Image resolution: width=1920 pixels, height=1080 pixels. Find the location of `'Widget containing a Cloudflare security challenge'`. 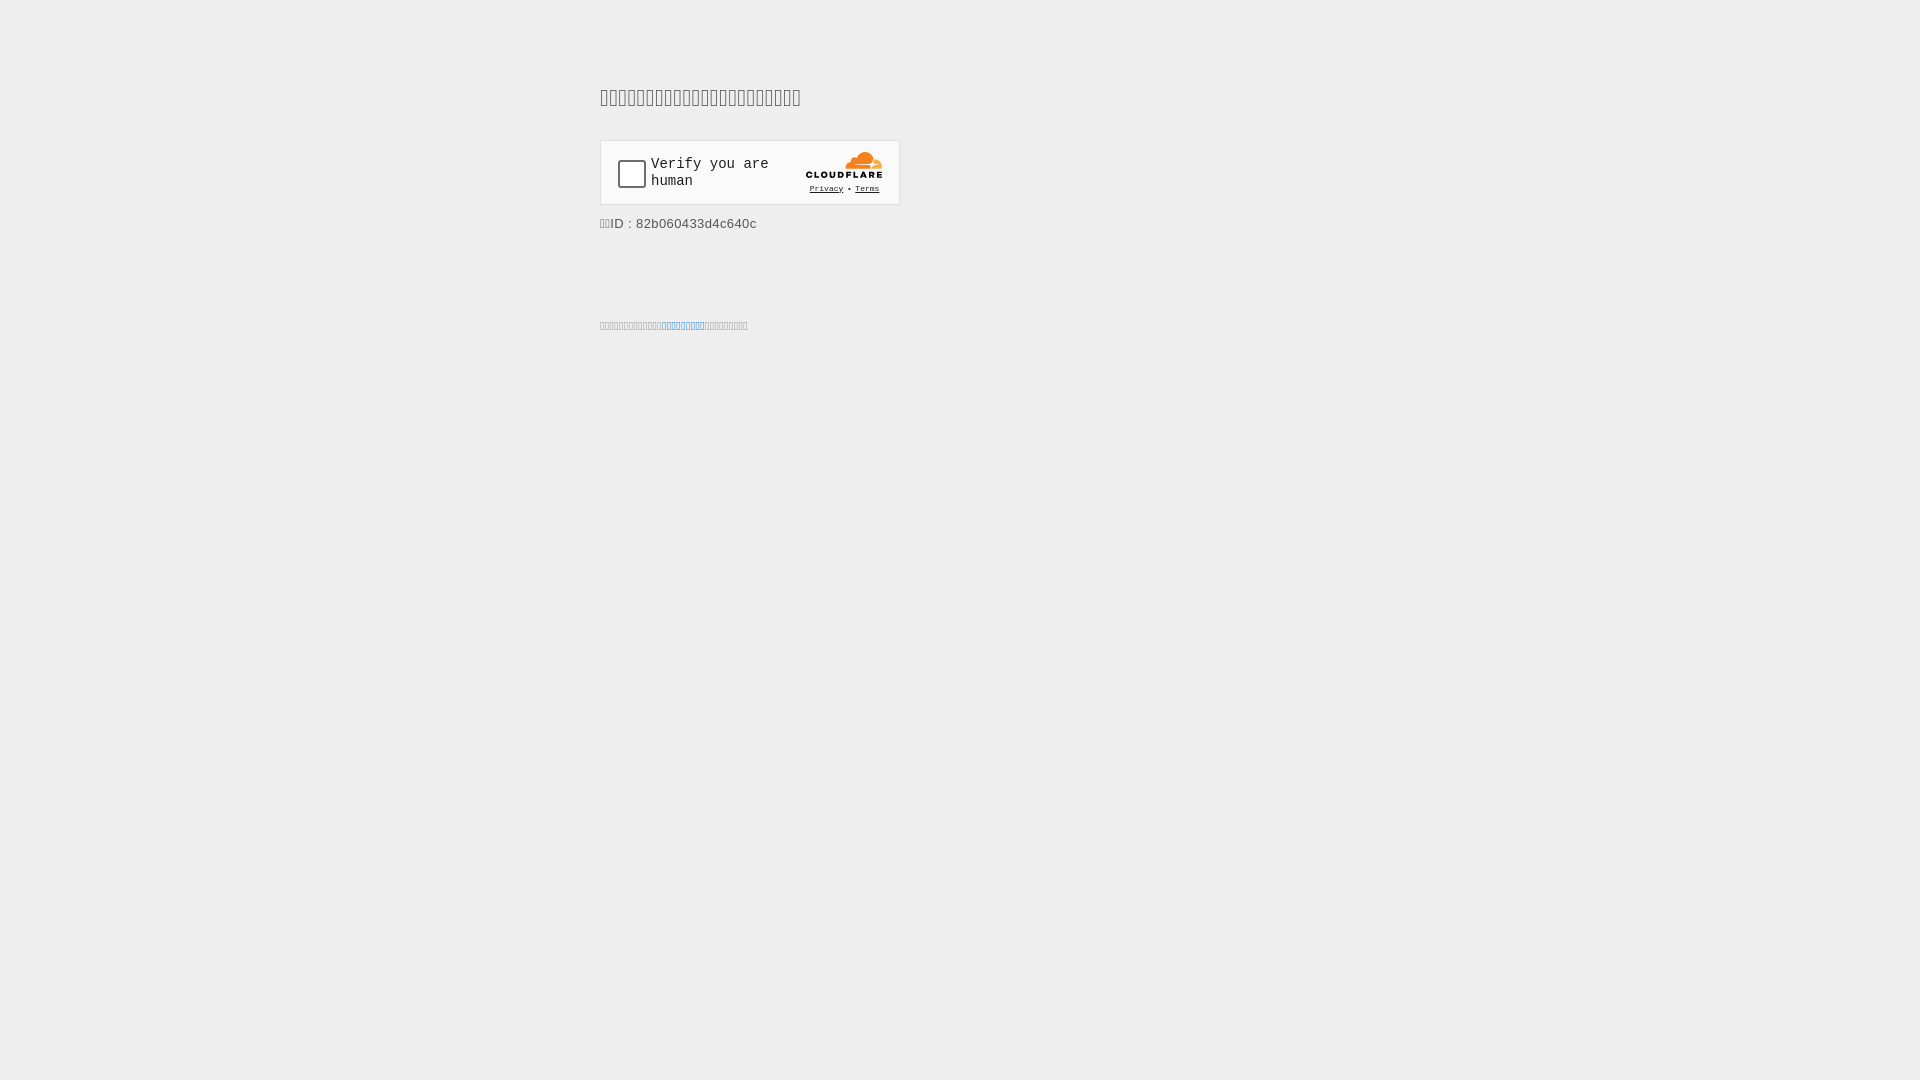

'Widget containing a Cloudflare security challenge' is located at coordinates (748, 171).